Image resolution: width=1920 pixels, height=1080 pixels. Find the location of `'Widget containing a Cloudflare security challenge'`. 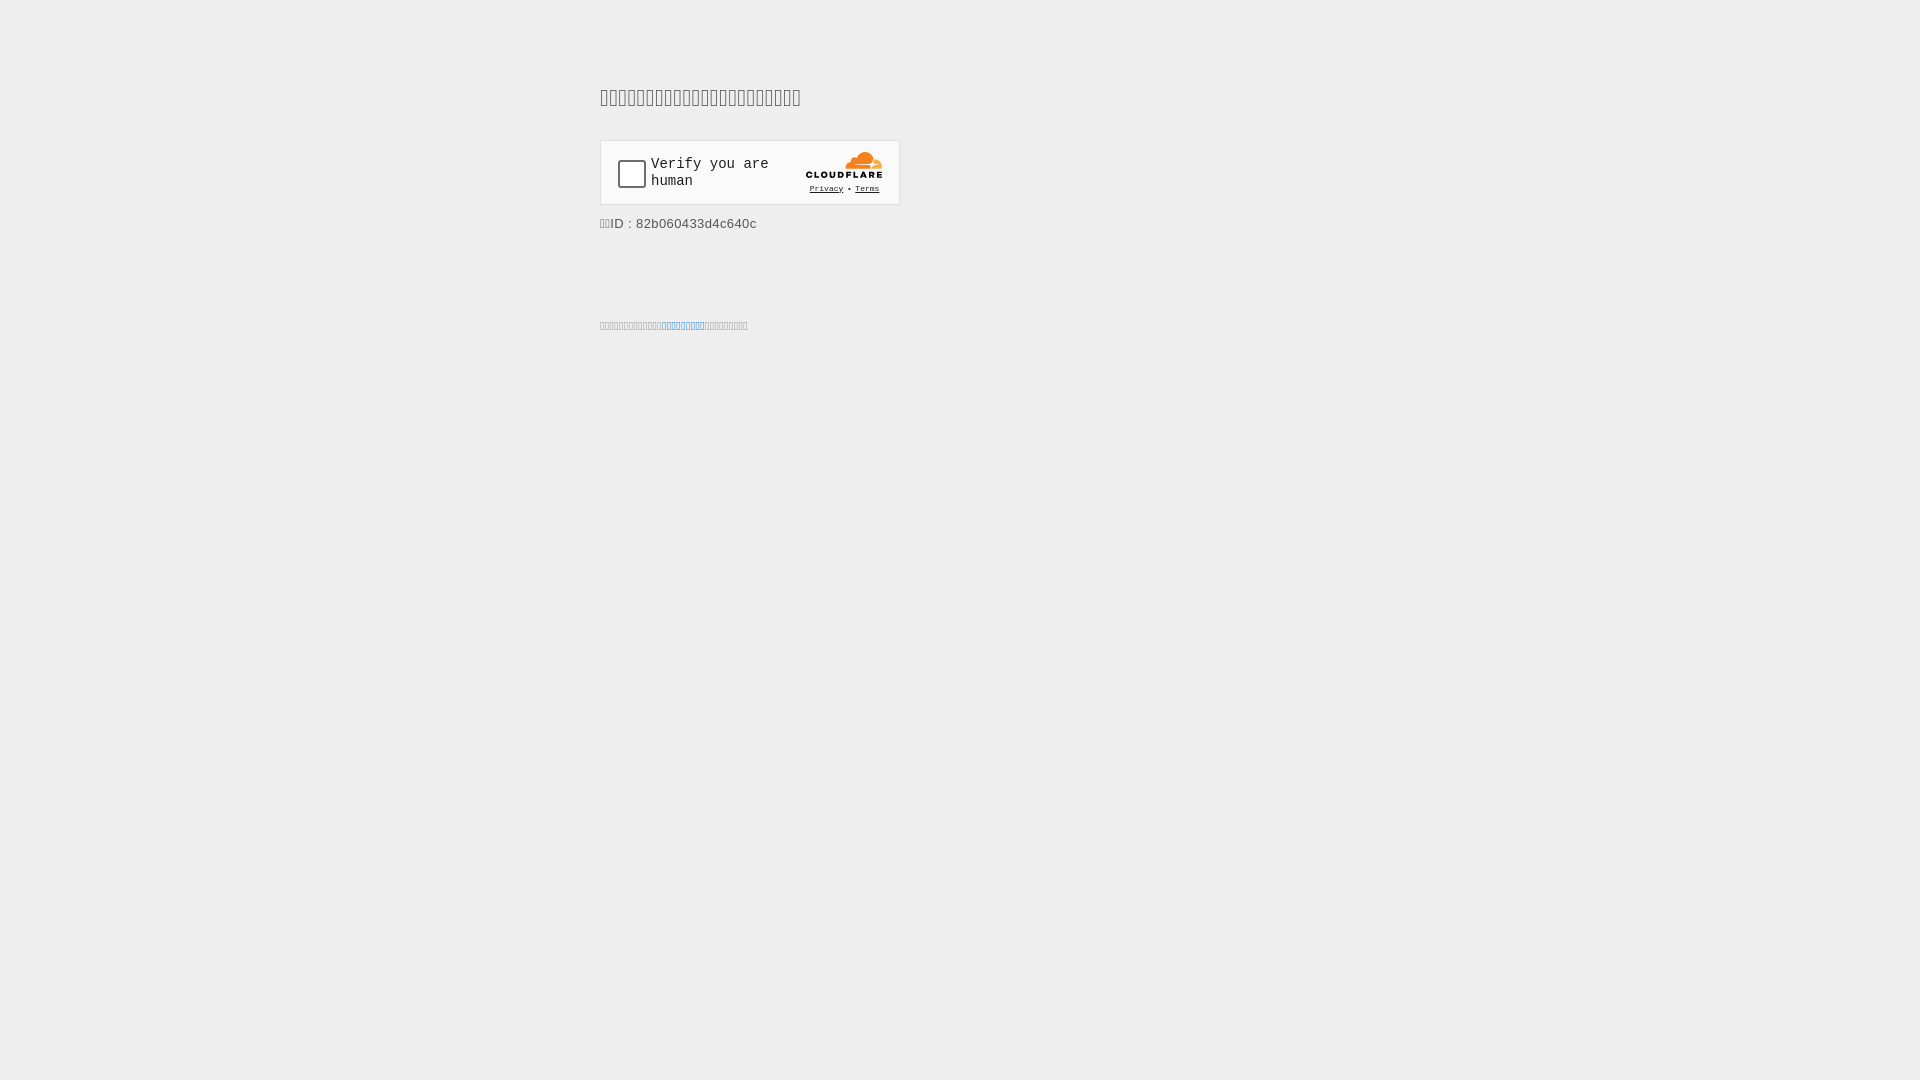

'Widget containing a Cloudflare security challenge' is located at coordinates (748, 171).